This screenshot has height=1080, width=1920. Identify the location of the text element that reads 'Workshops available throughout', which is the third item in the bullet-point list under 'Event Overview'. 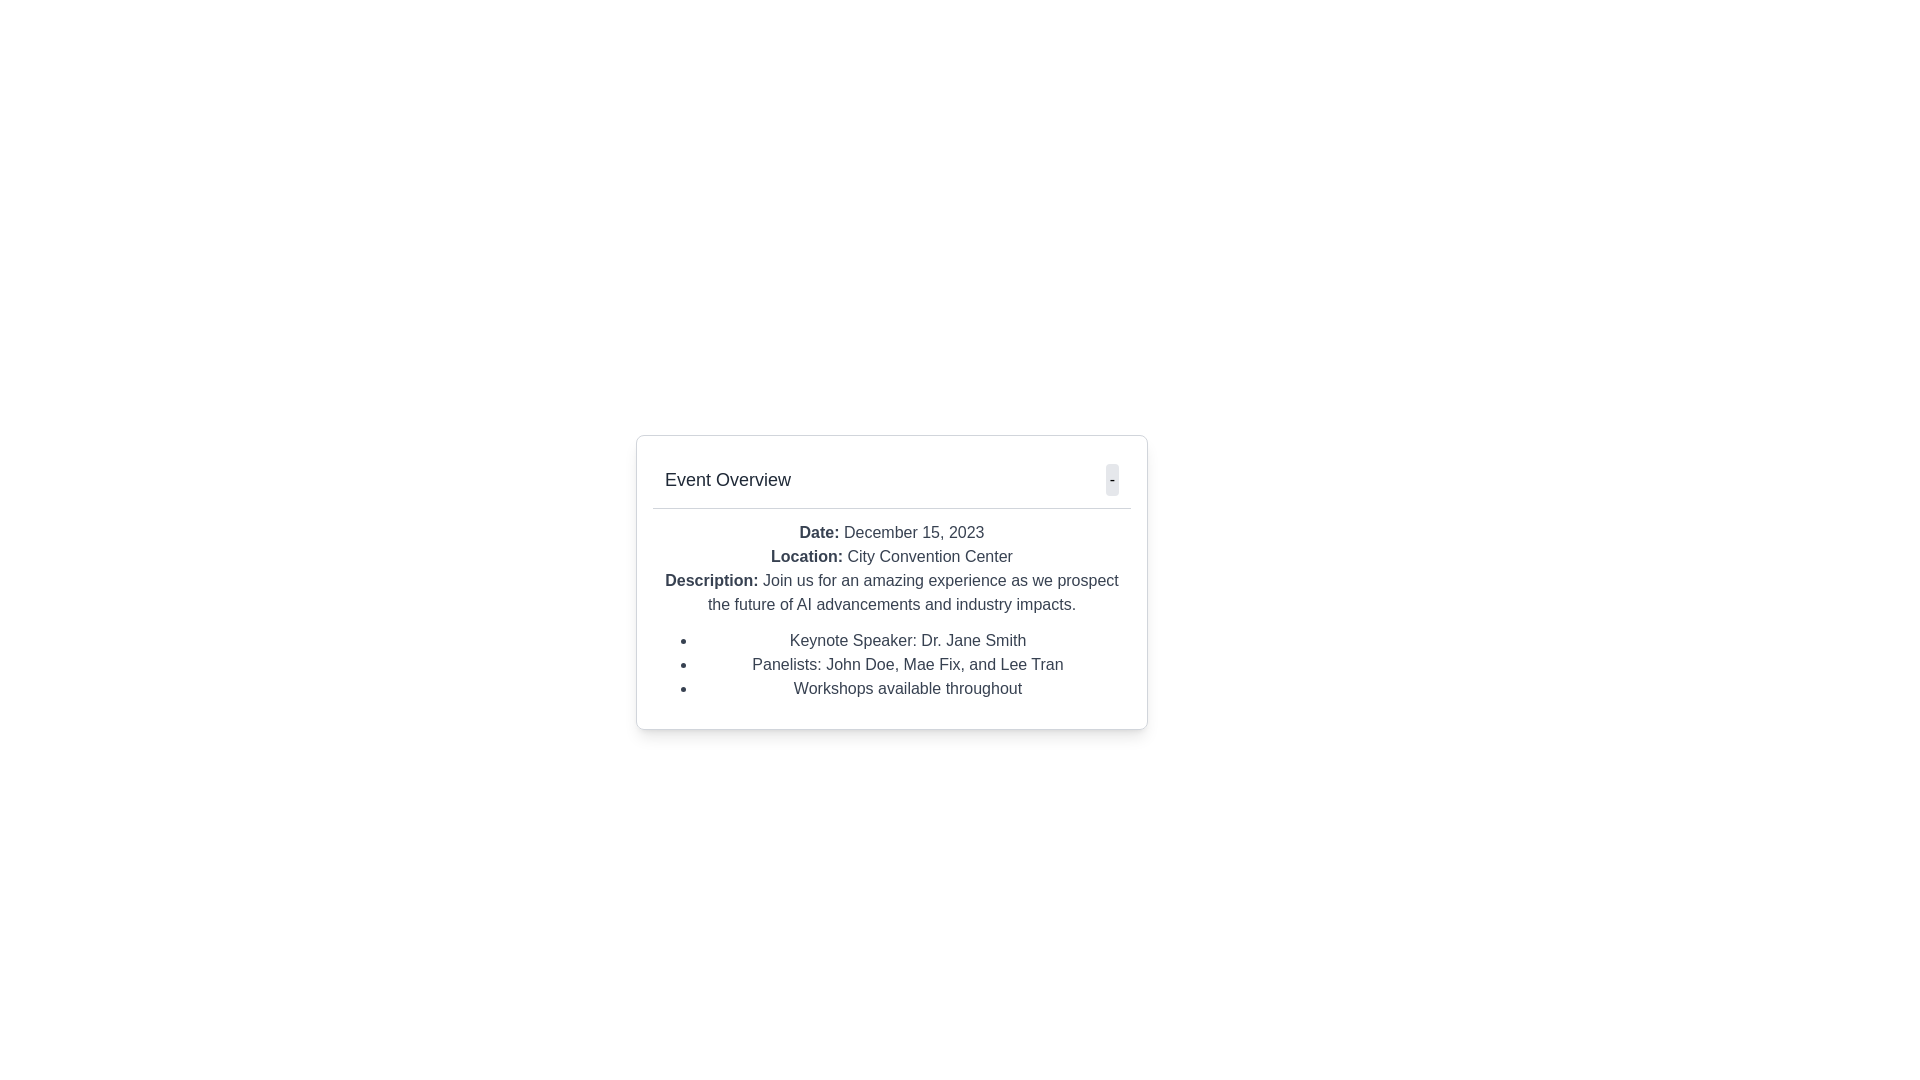
(906, 688).